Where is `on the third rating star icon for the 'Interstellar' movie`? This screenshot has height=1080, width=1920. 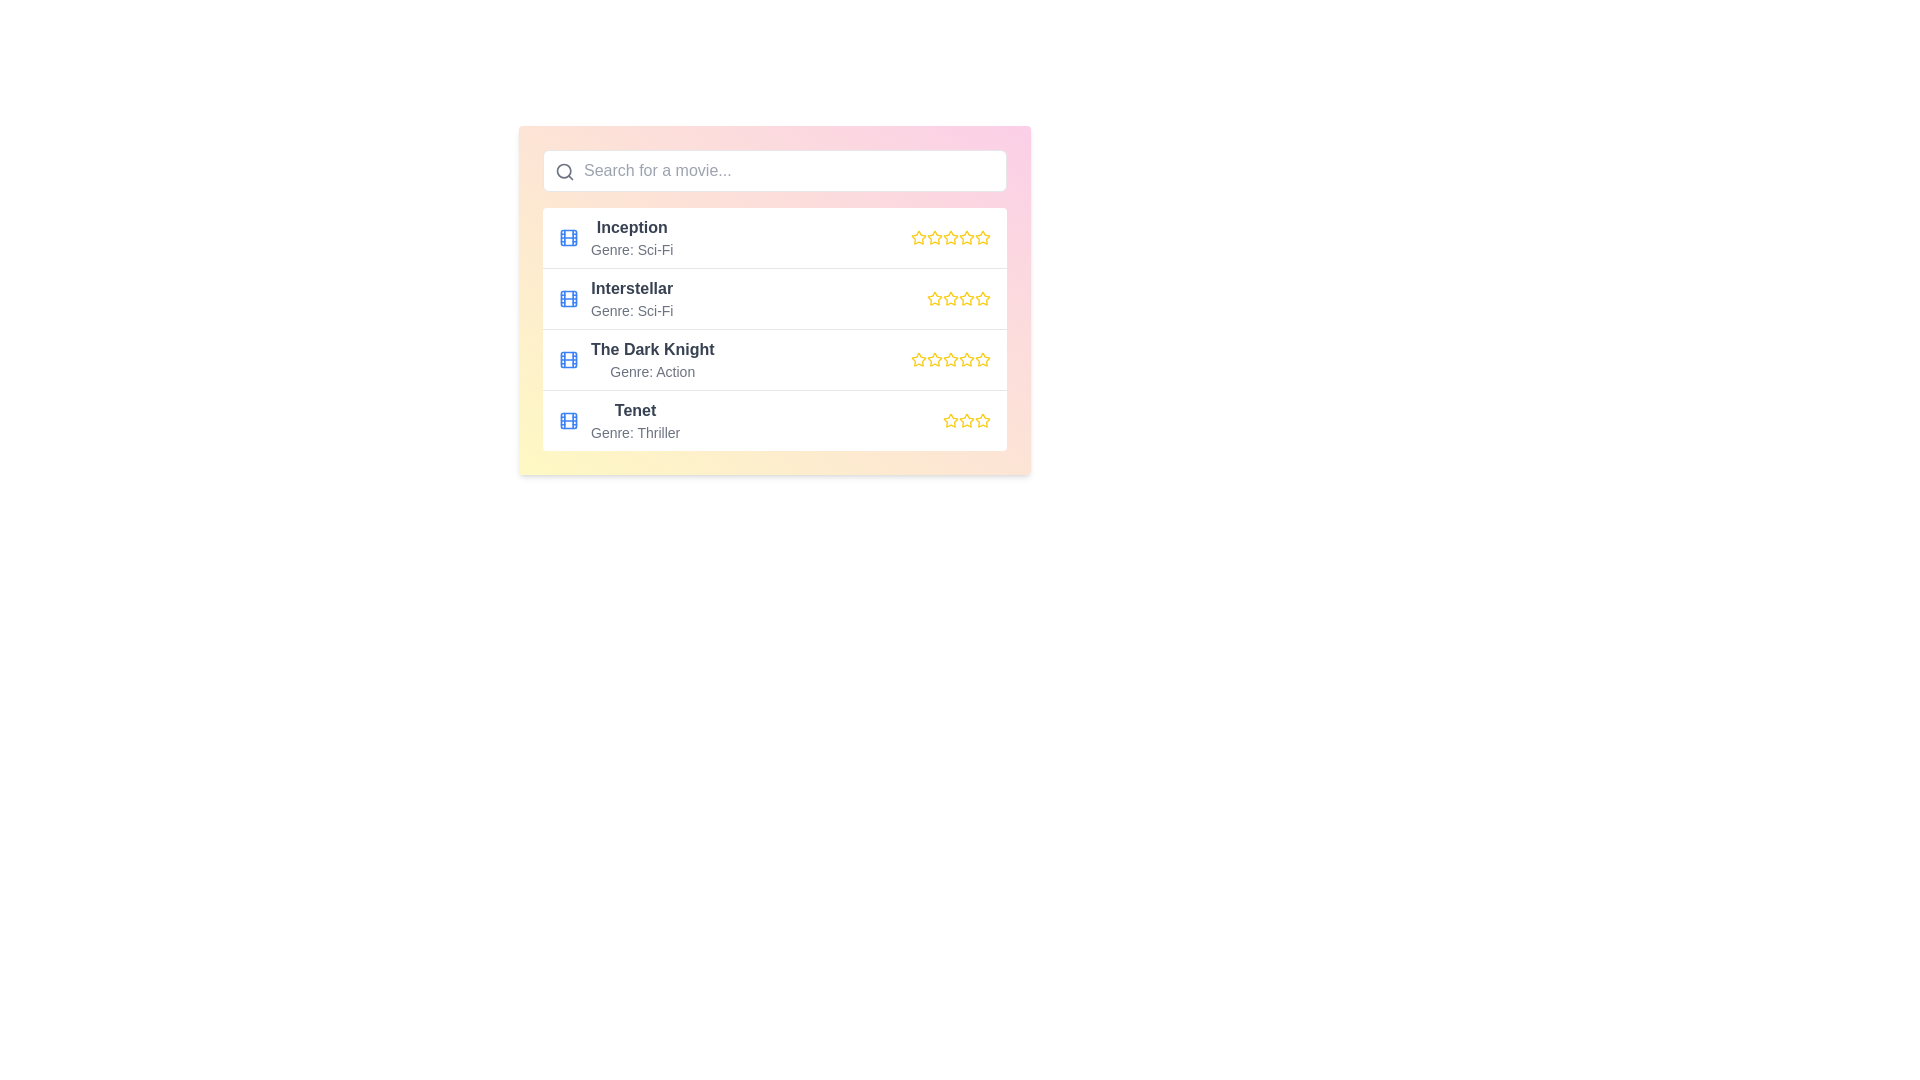
on the third rating star icon for the 'Interstellar' movie is located at coordinates (966, 298).